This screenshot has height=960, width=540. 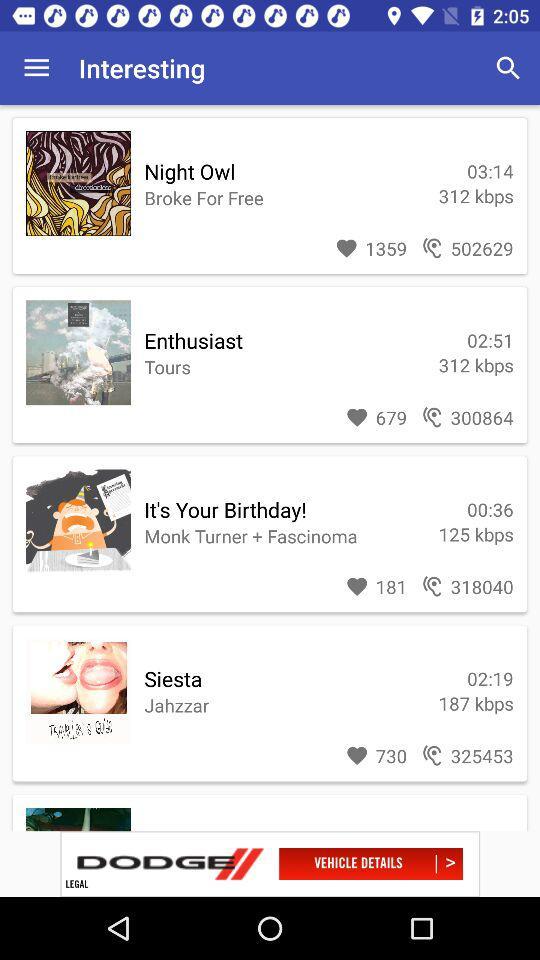 I want to click on share the article option, so click(x=270, y=863).